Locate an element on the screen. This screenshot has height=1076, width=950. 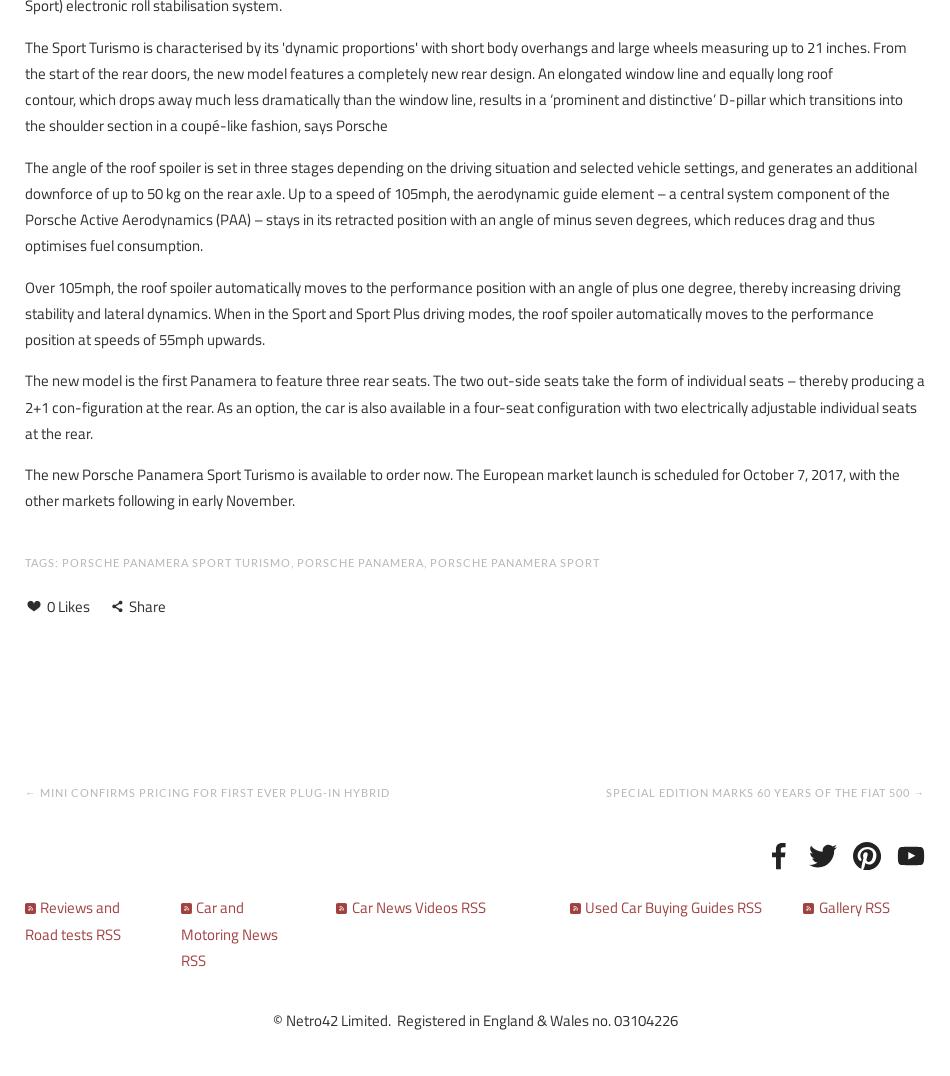
'The Sport Turismo is characterised by its 'dynamic proportions' with short body overhangs and large wheels measuring up to 21 inches. From the start of the rear doors, the new model features a completely new rear design. An elongated window line and equally long roof contour, which drops away much less dramatically than the window line, results in a ‘prominent and distinctive’ D-pillar which transitions into the shoulder section in a coupé-like fashion, says Porsche' is located at coordinates (24, 85).